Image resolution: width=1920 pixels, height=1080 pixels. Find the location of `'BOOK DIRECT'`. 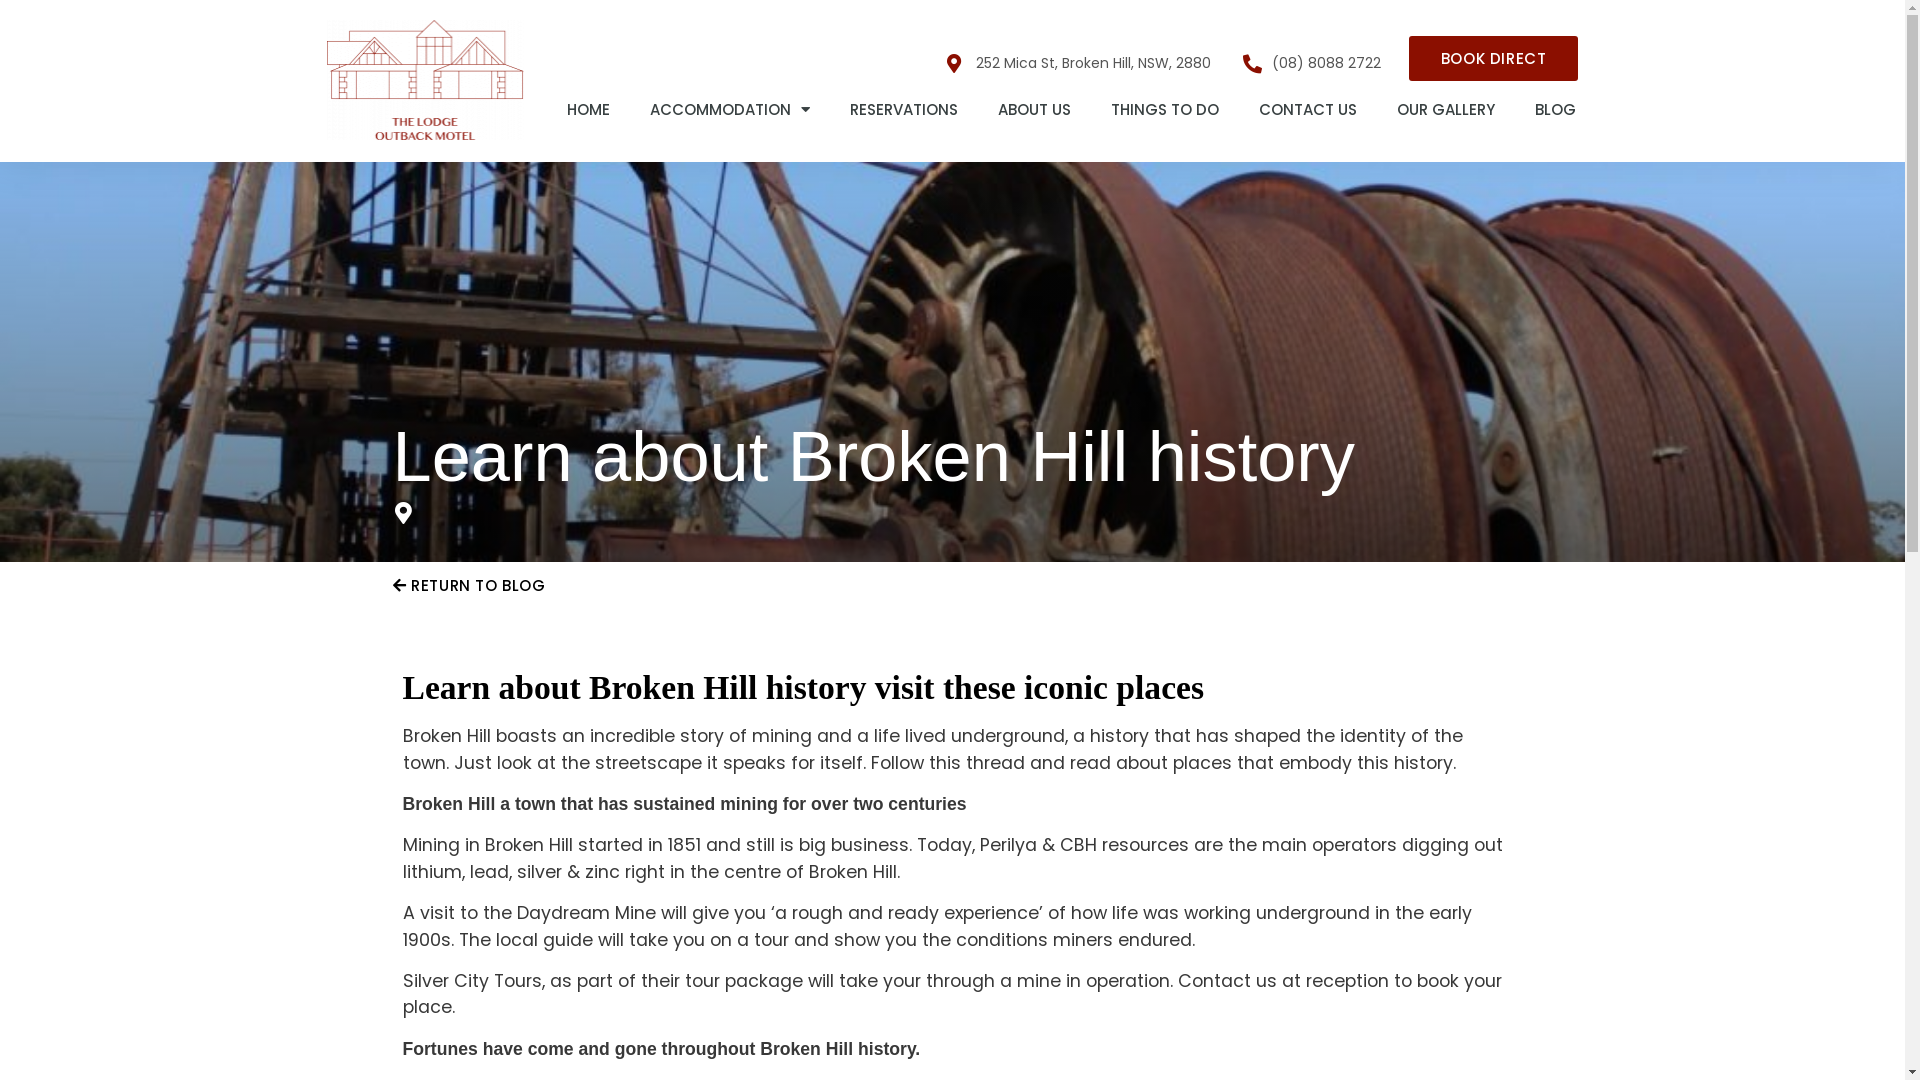

'BOOK DIRECT' is located at coordinates (1493, 57).